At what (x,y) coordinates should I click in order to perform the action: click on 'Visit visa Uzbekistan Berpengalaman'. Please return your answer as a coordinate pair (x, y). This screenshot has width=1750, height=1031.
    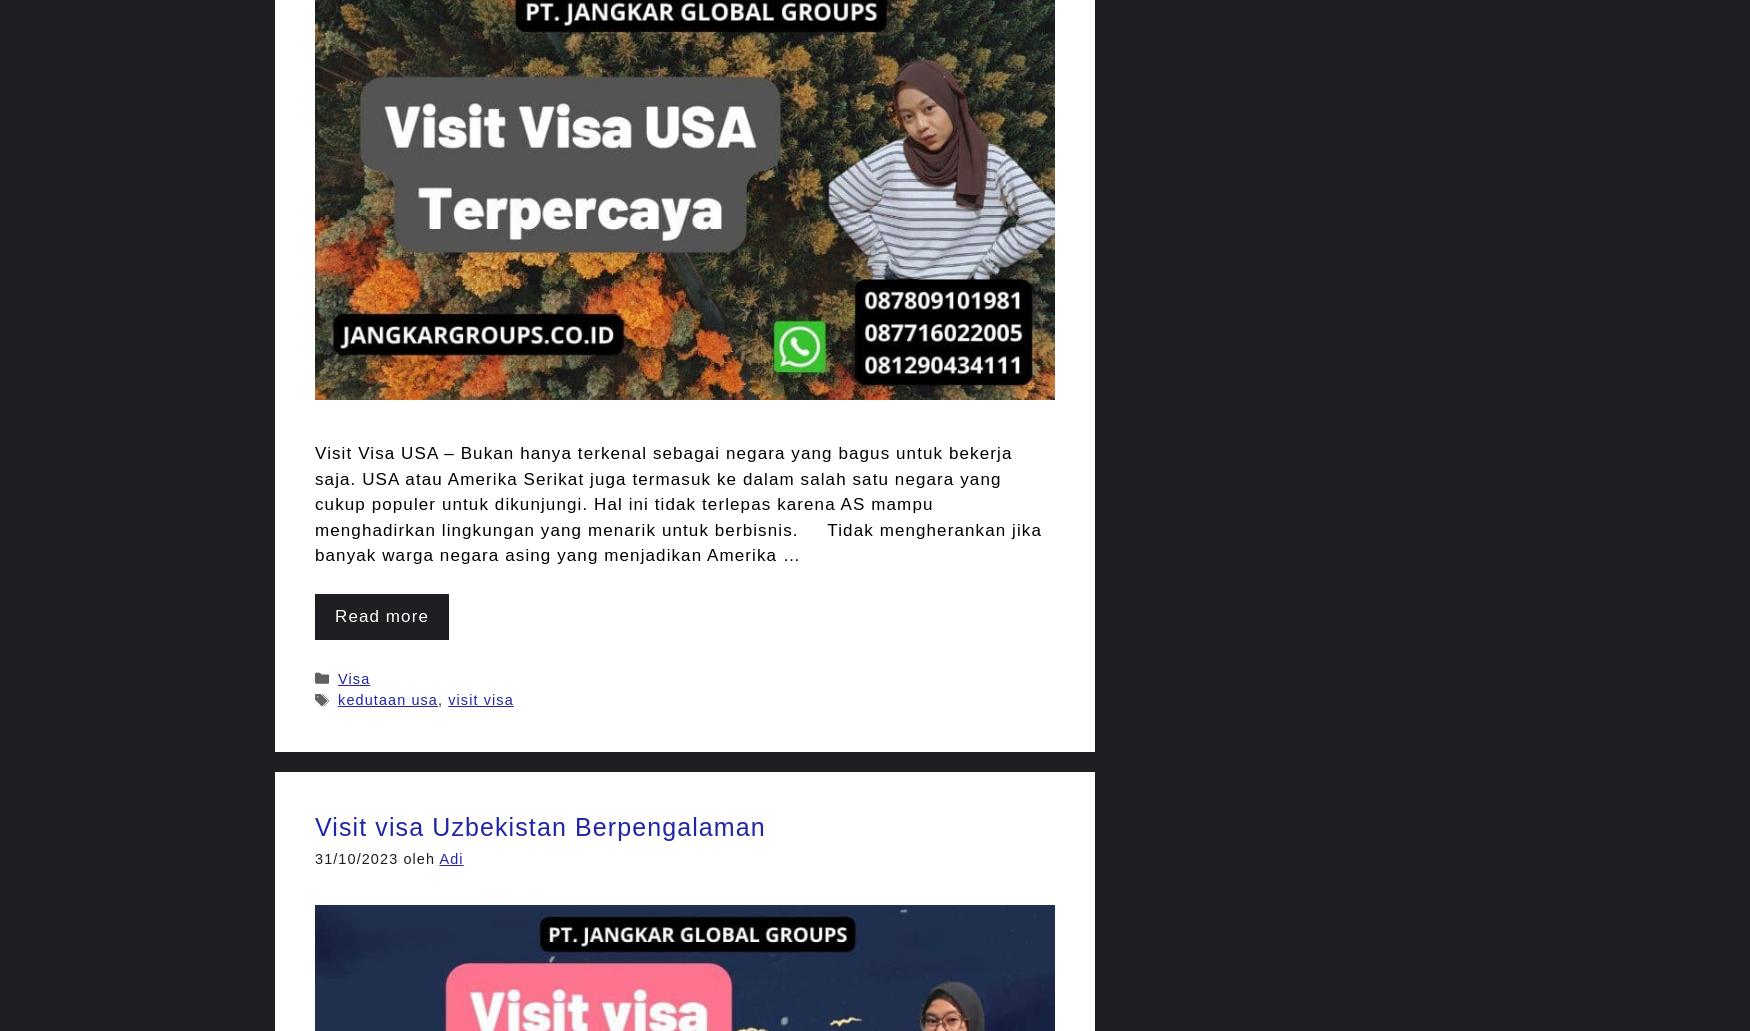
    Looking at the image, I should click on (539, 826).